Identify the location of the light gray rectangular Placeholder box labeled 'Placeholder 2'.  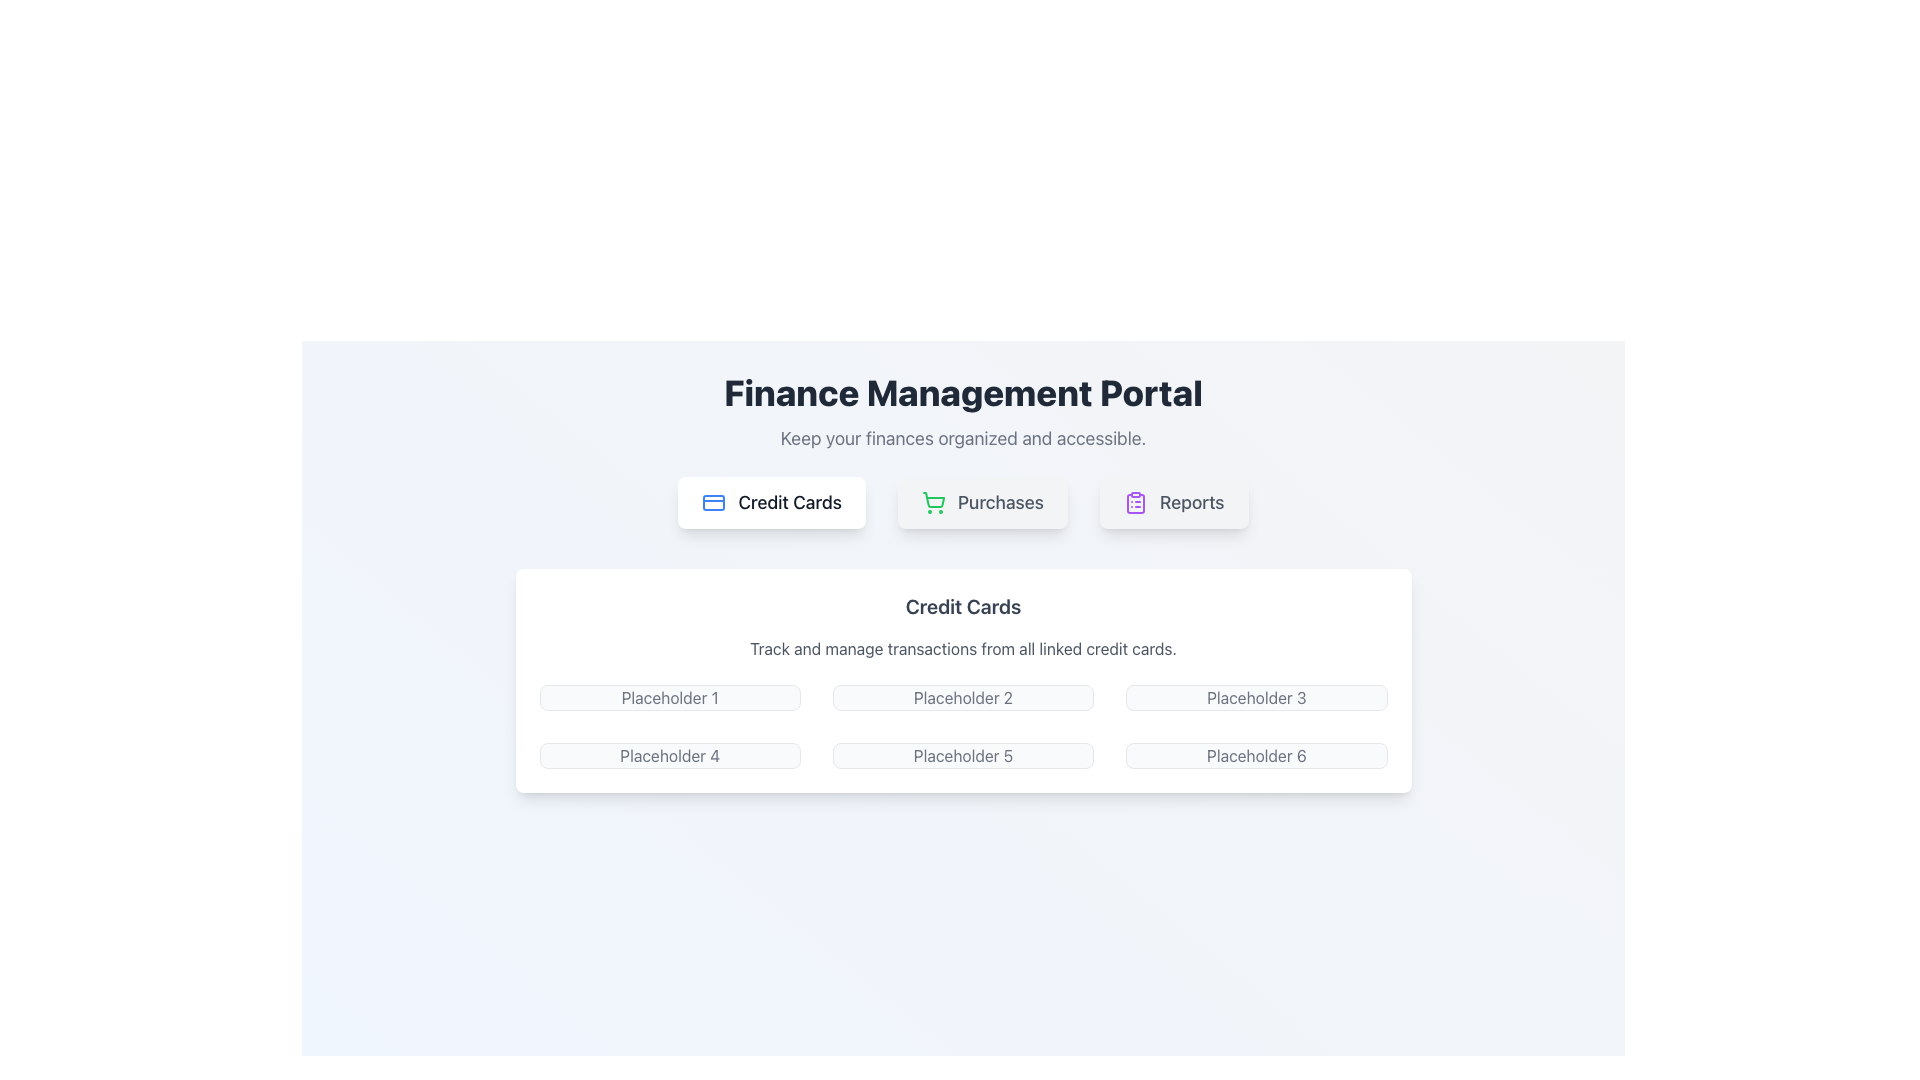
(963, 697).